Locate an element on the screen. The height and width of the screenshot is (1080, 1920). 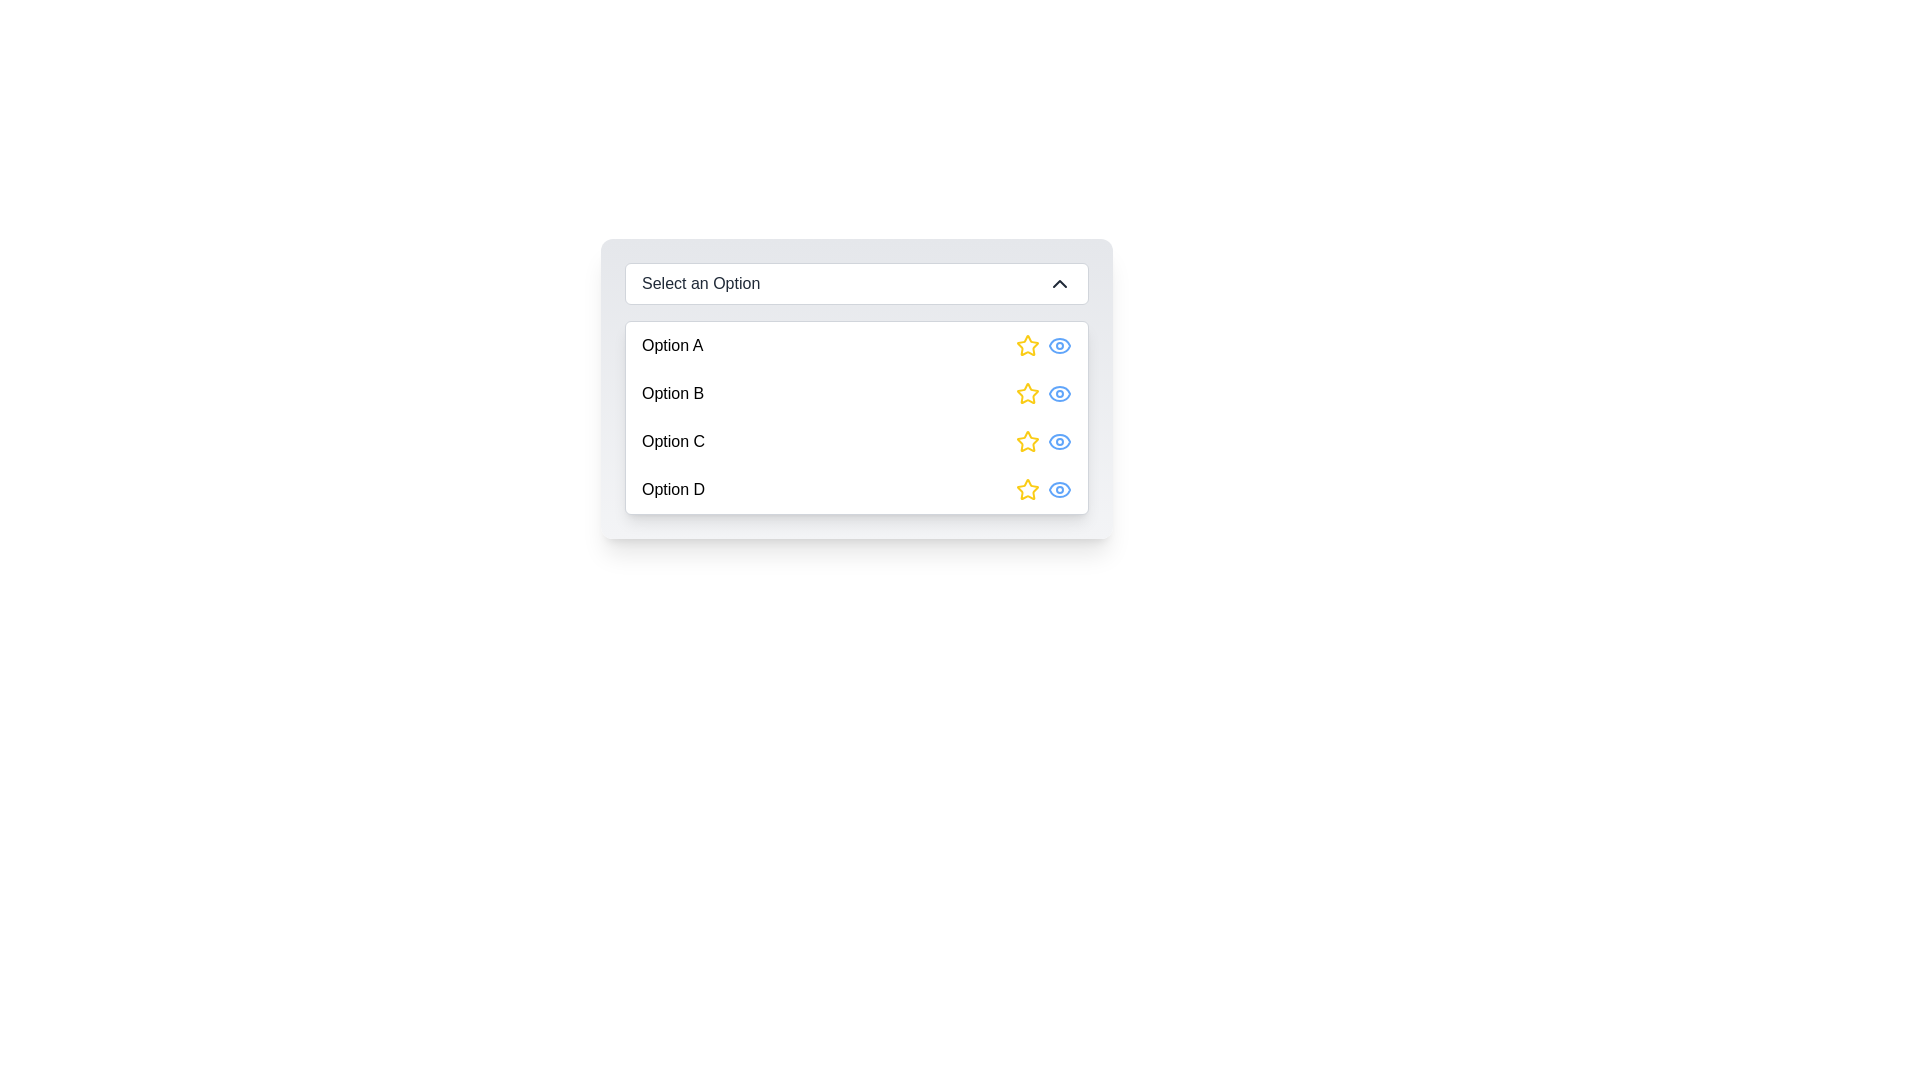
the text label displaying 'Option A' which is part of the first option item in a dropdown-like list, located to the left of a star and an eye icon is located at coordinates (672, 345).